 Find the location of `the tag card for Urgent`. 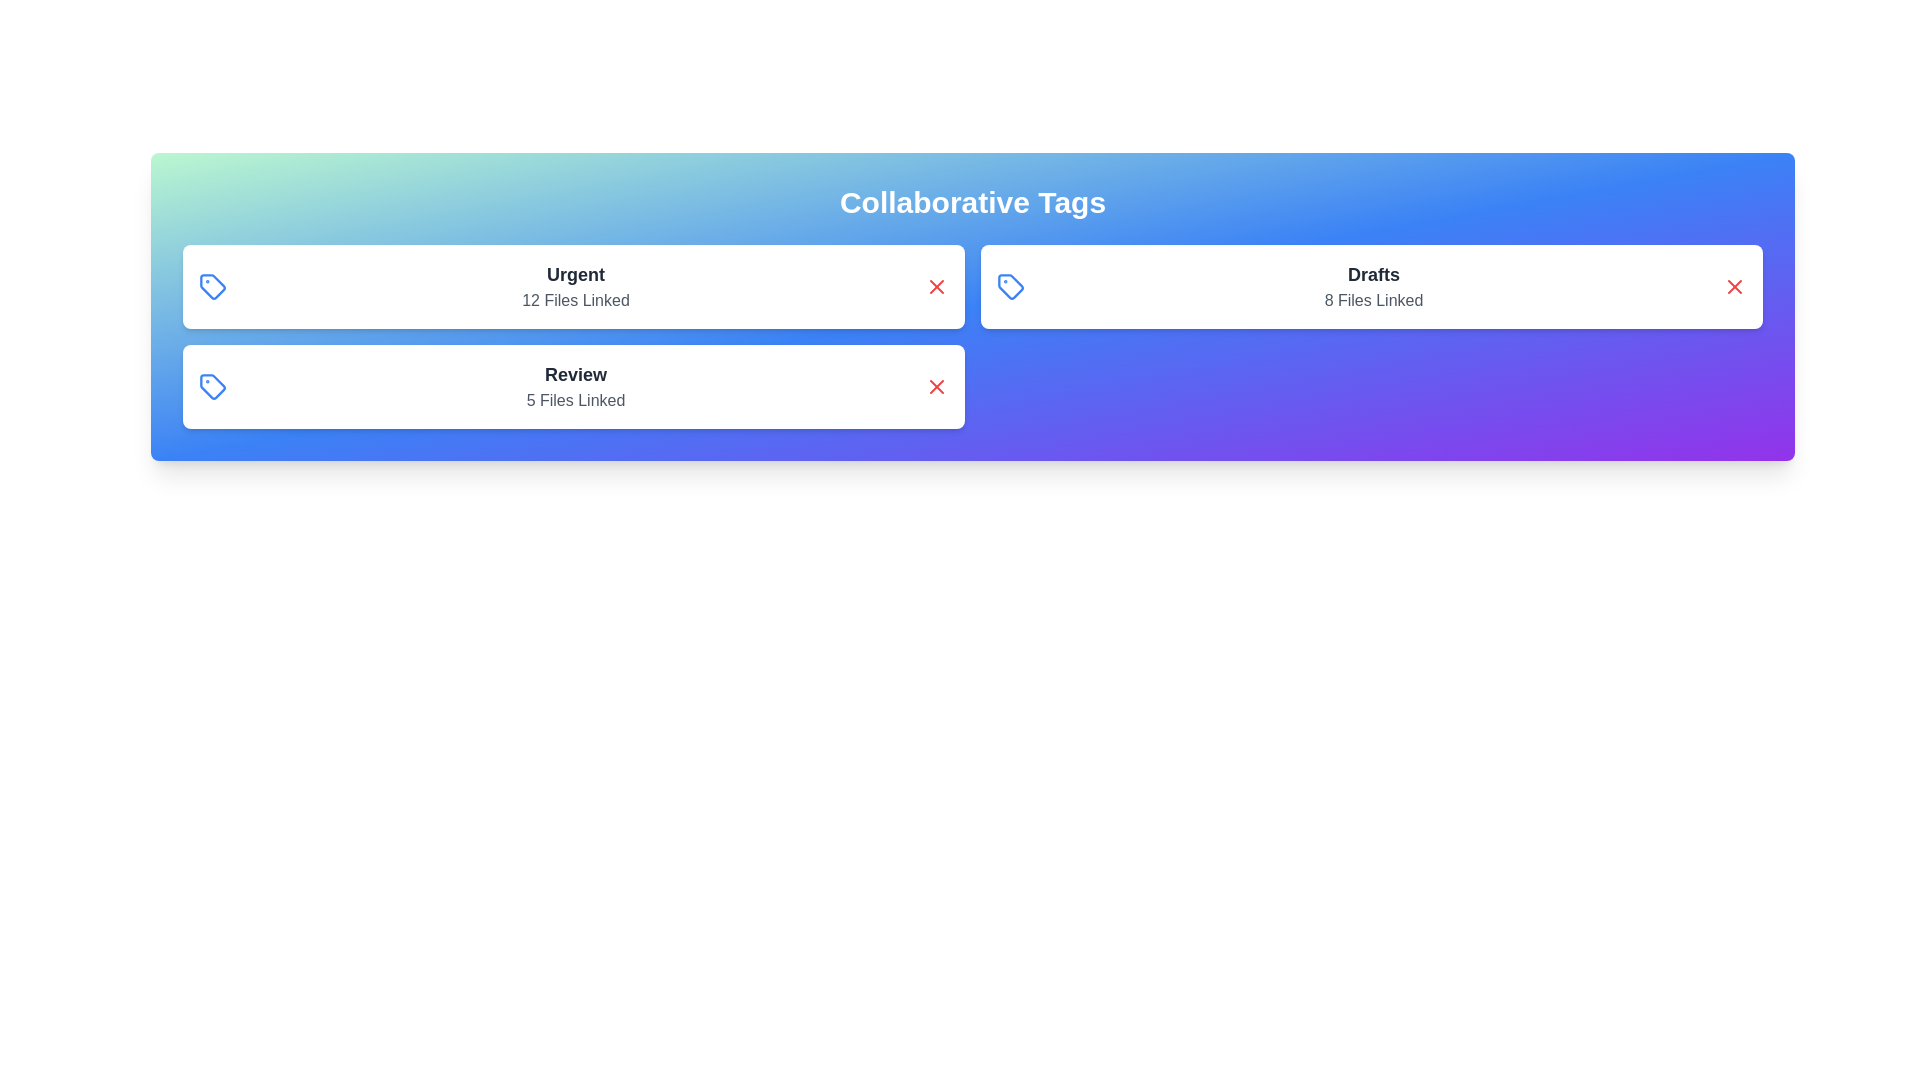

the tag card for Urgent is located at coordinates (573, 286).